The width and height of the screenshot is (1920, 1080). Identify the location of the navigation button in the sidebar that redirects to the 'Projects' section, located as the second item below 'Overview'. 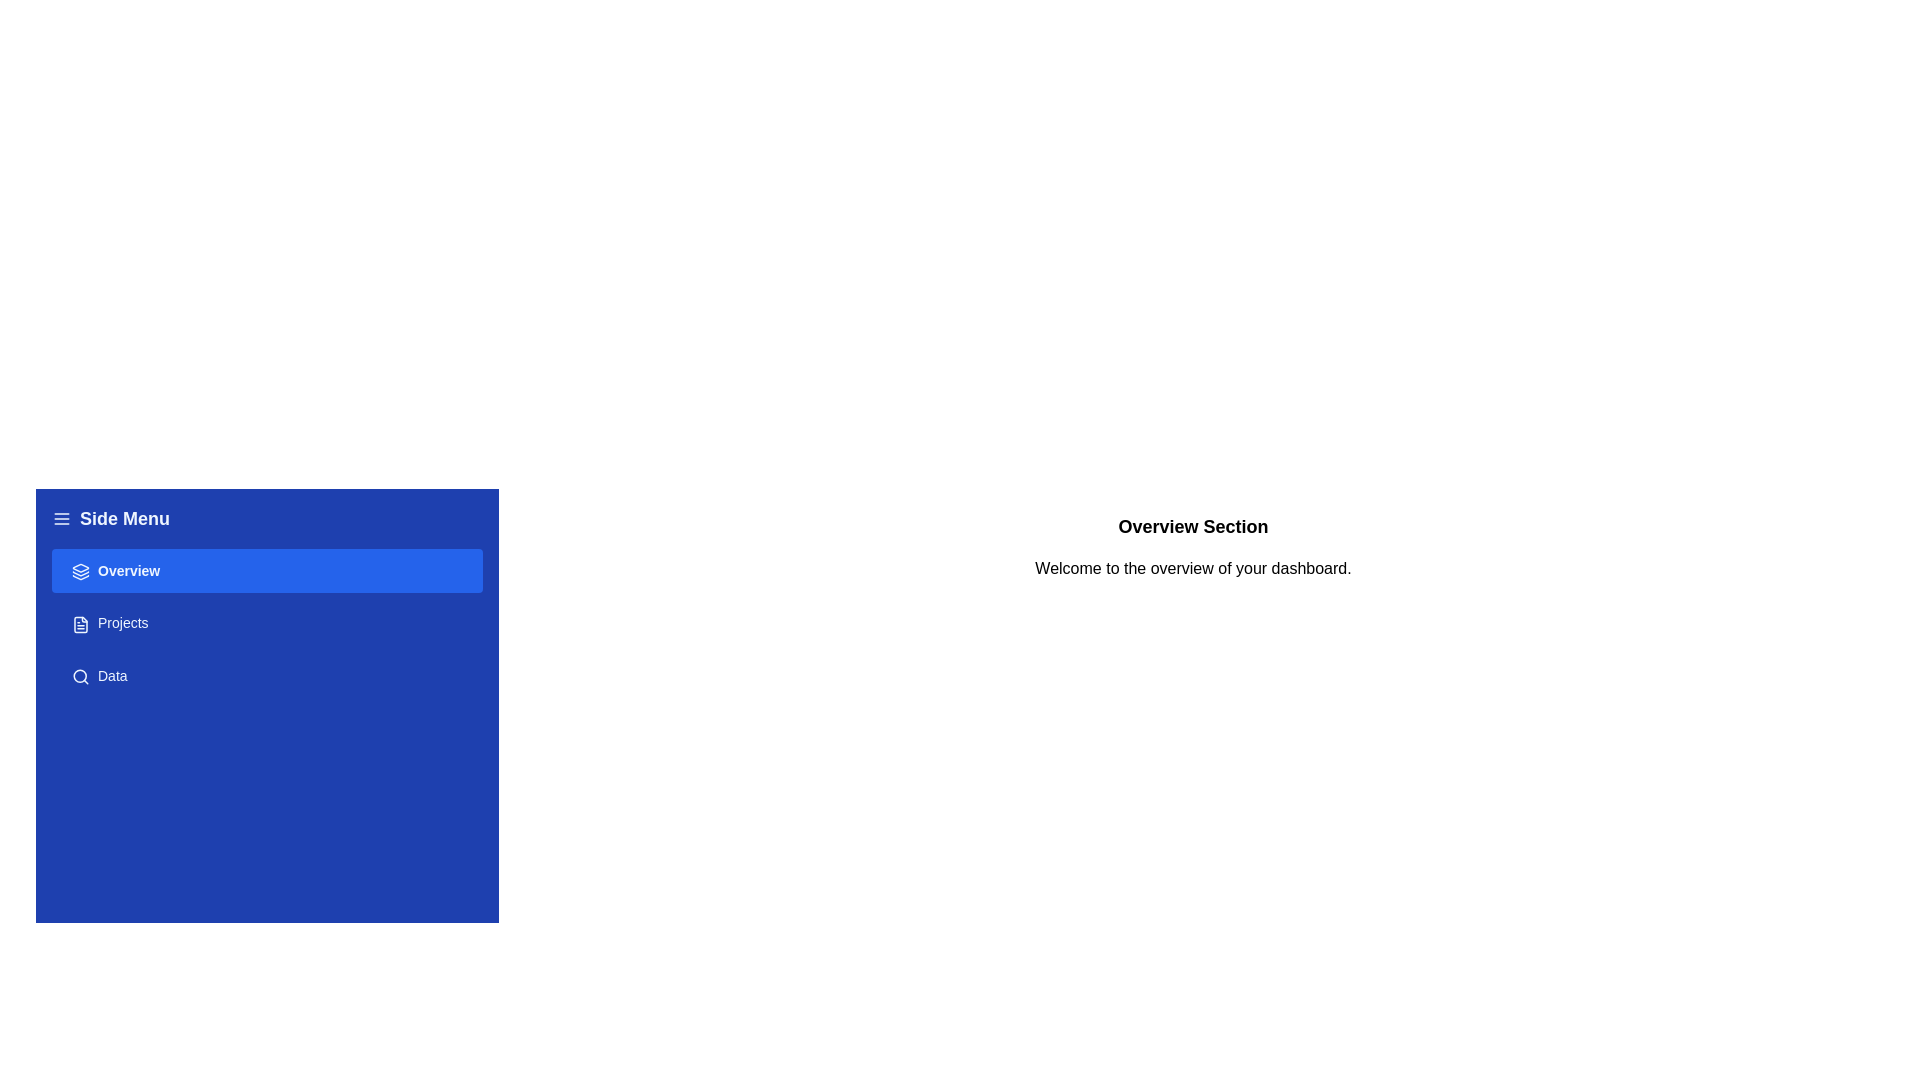
(266, 622).